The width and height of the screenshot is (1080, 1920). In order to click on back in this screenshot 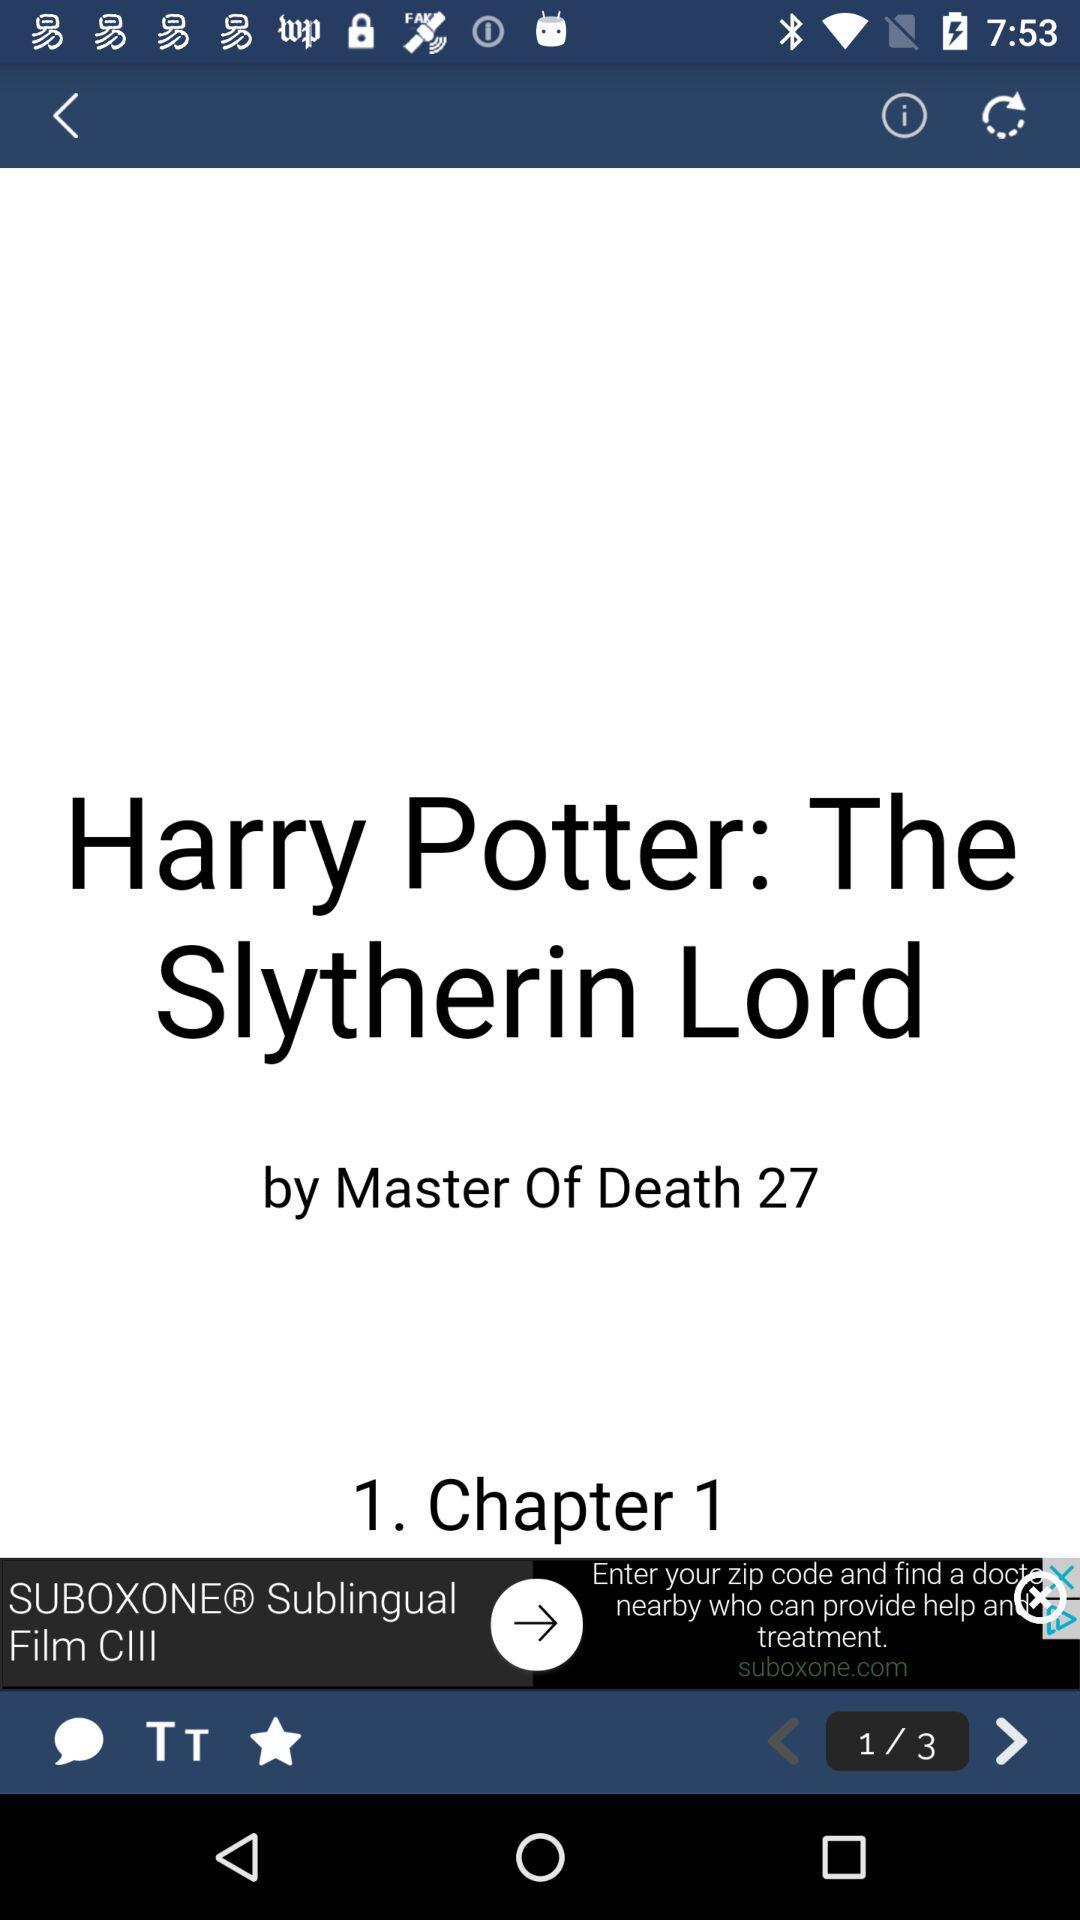, I will do `click(77, 114)`.